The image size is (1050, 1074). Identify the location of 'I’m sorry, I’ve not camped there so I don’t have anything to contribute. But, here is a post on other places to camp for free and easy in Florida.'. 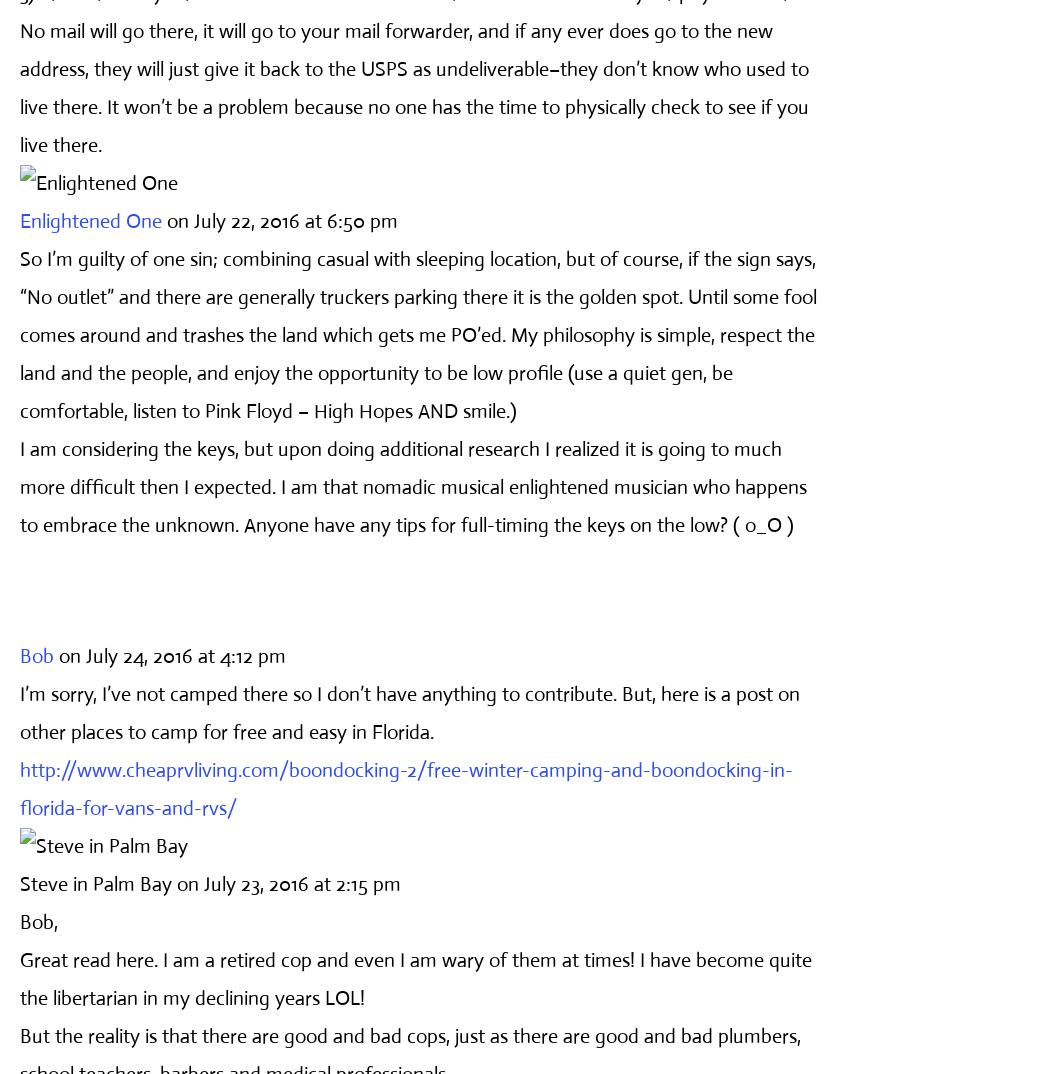
(410, 712).